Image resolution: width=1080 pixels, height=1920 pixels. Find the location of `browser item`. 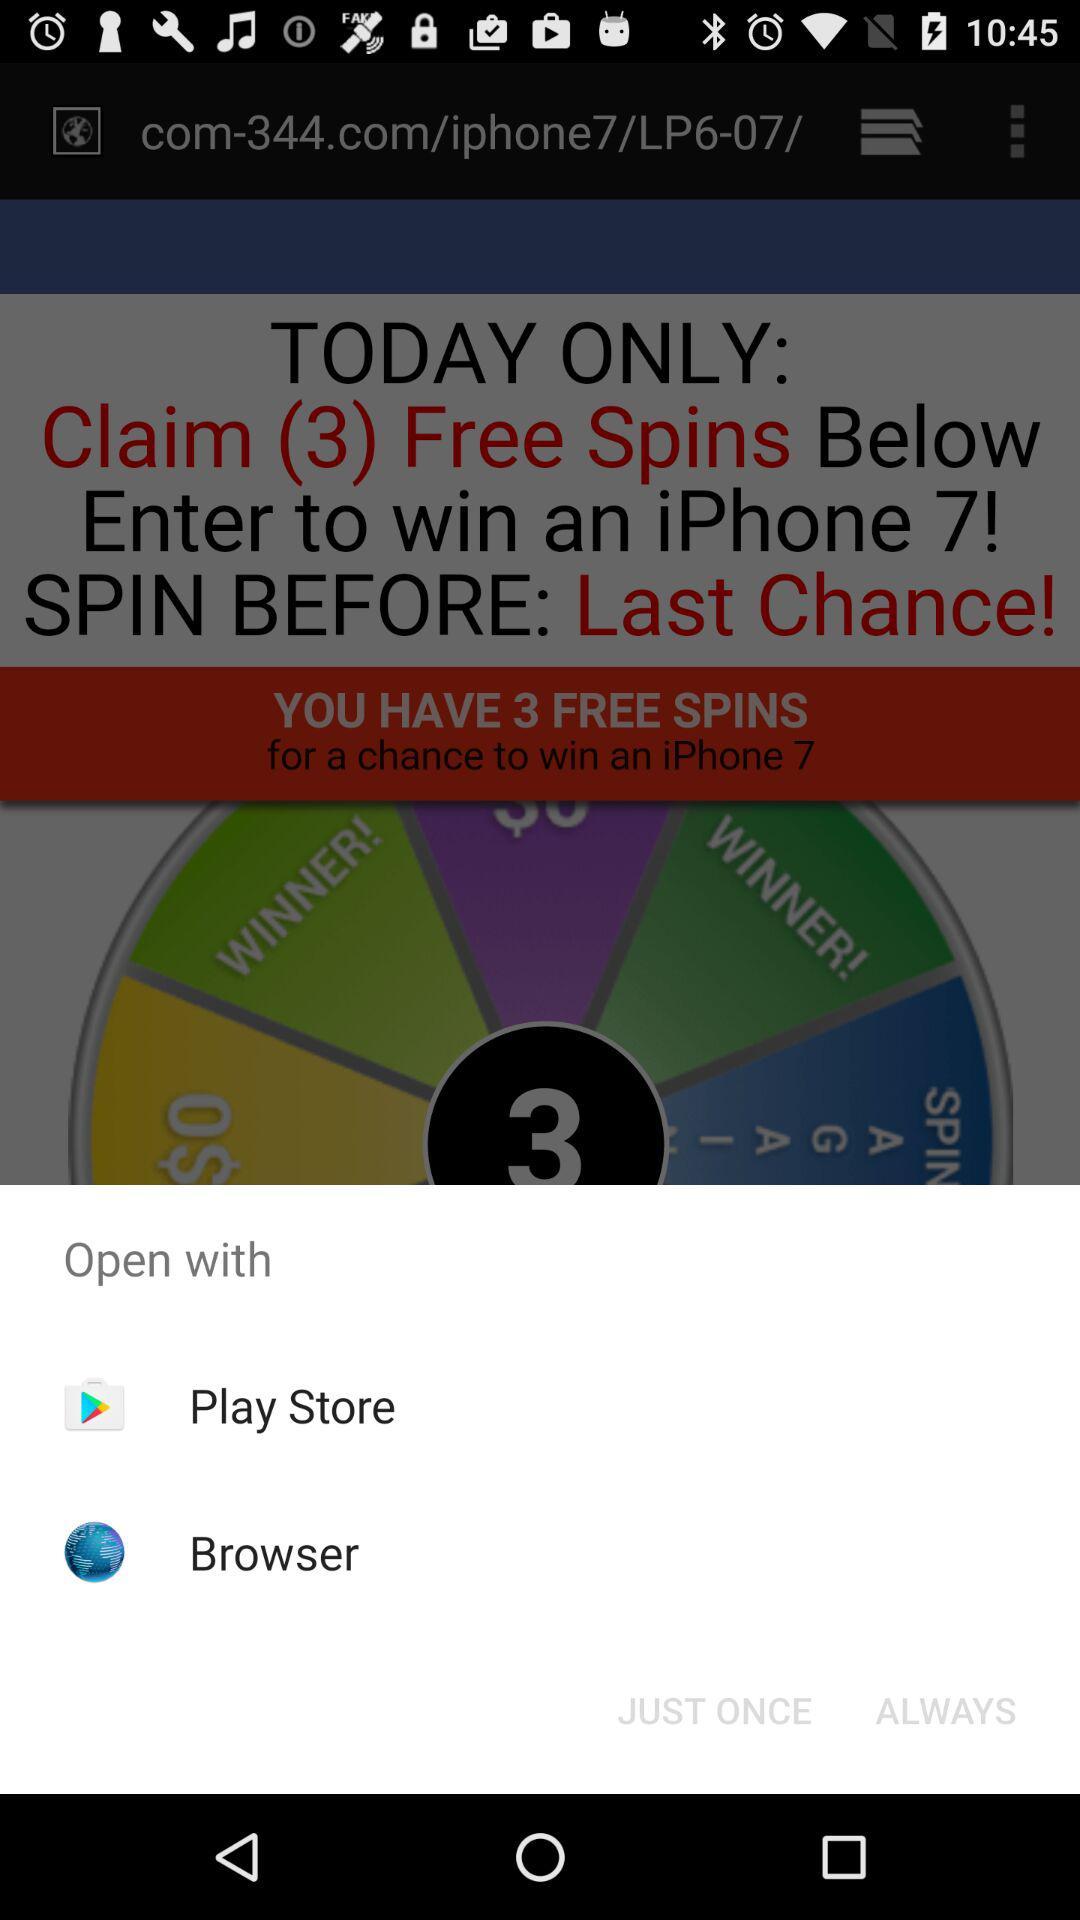

browser item is located at coordinates (274, 1551).